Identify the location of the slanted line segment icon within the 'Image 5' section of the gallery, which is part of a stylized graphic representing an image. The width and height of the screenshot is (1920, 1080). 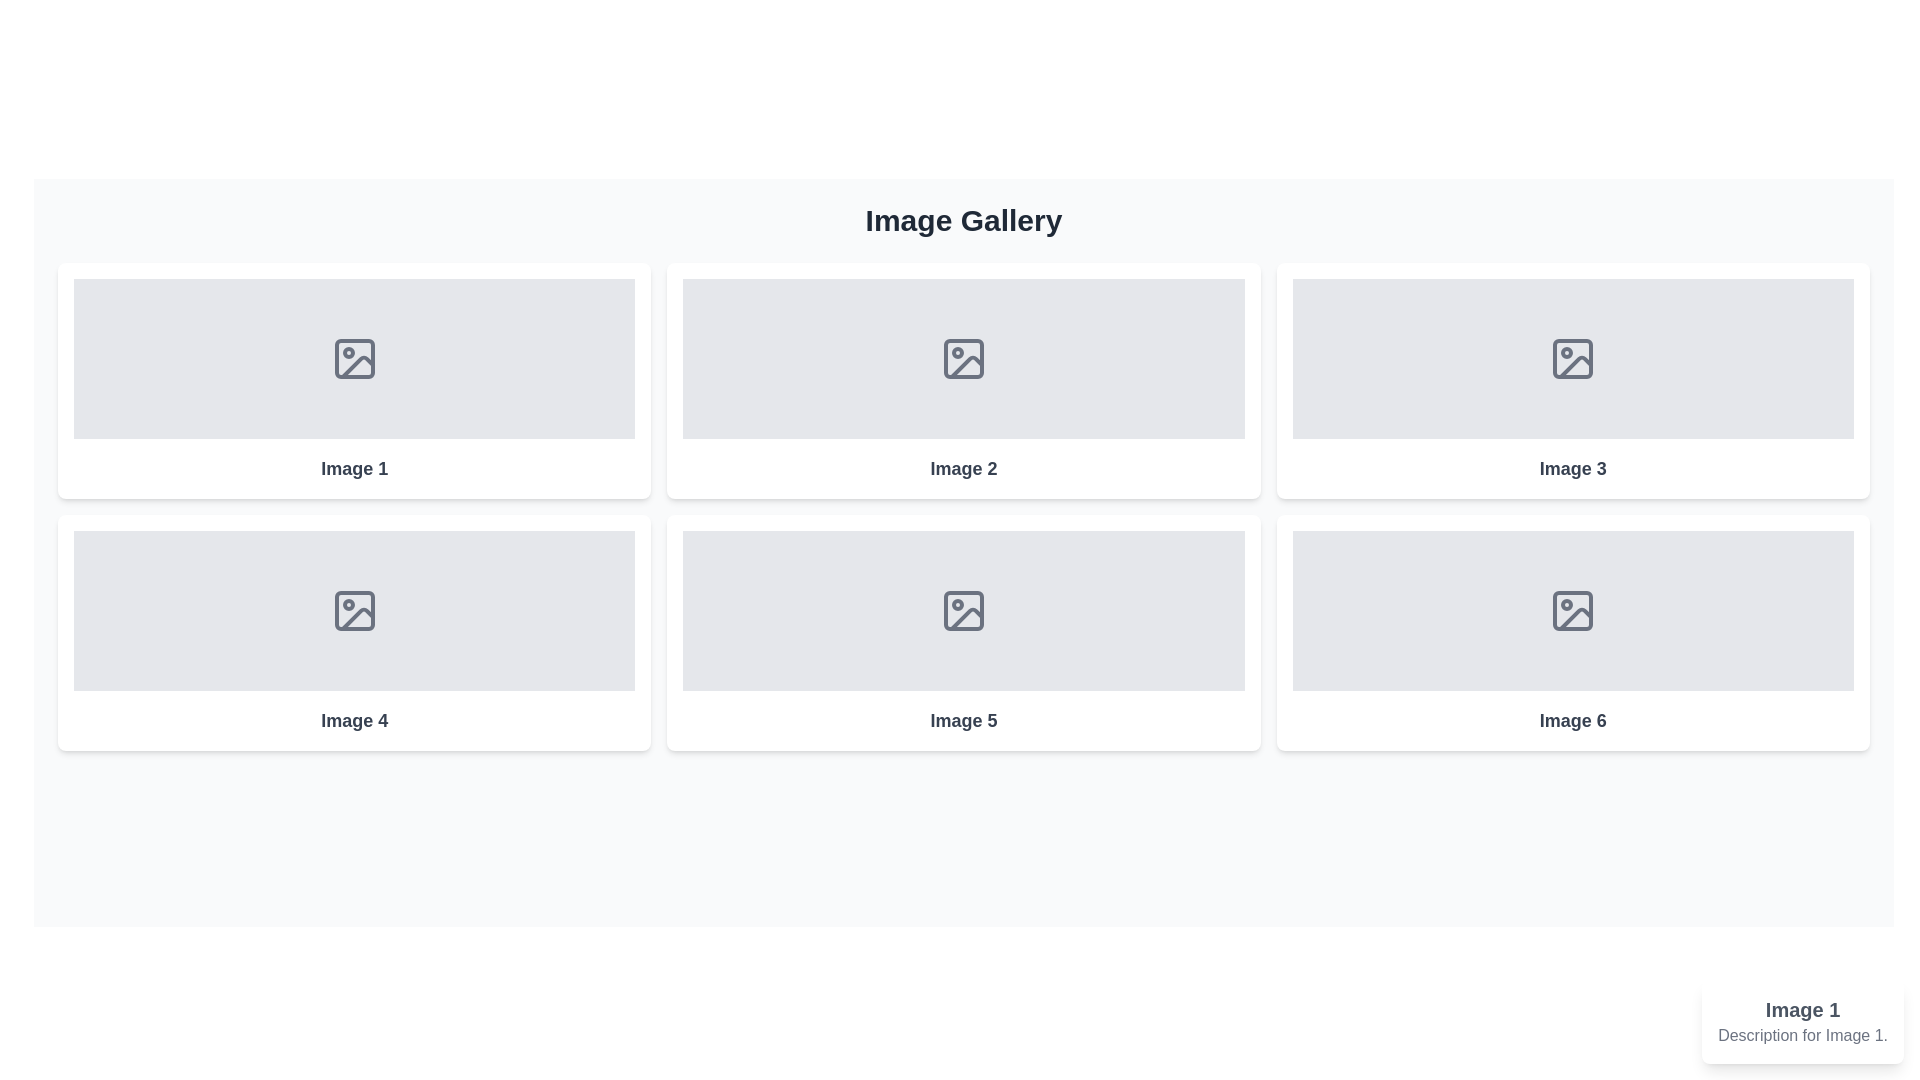
(966, 618).